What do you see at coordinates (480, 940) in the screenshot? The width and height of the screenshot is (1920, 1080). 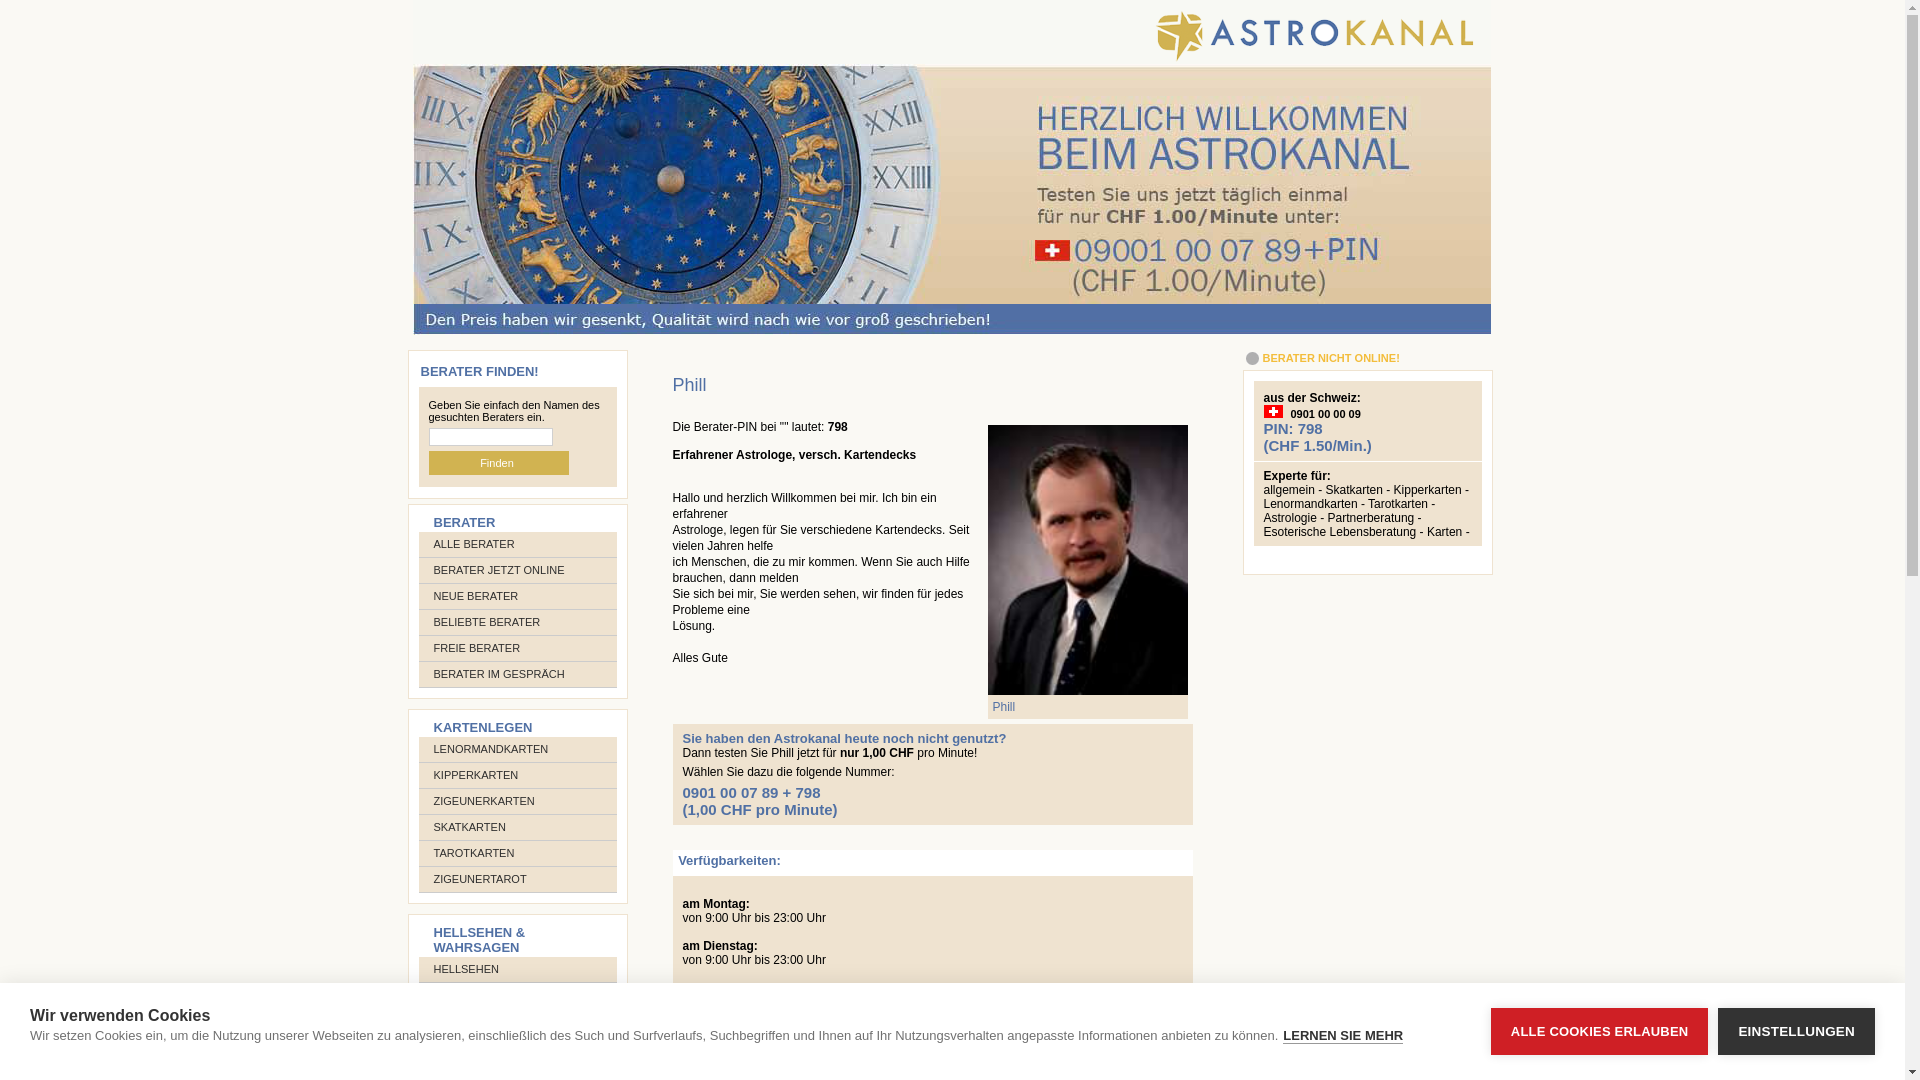 I see `'HELLSEHEN & WAHRSAGEN'` at bounding box center [480, 940].